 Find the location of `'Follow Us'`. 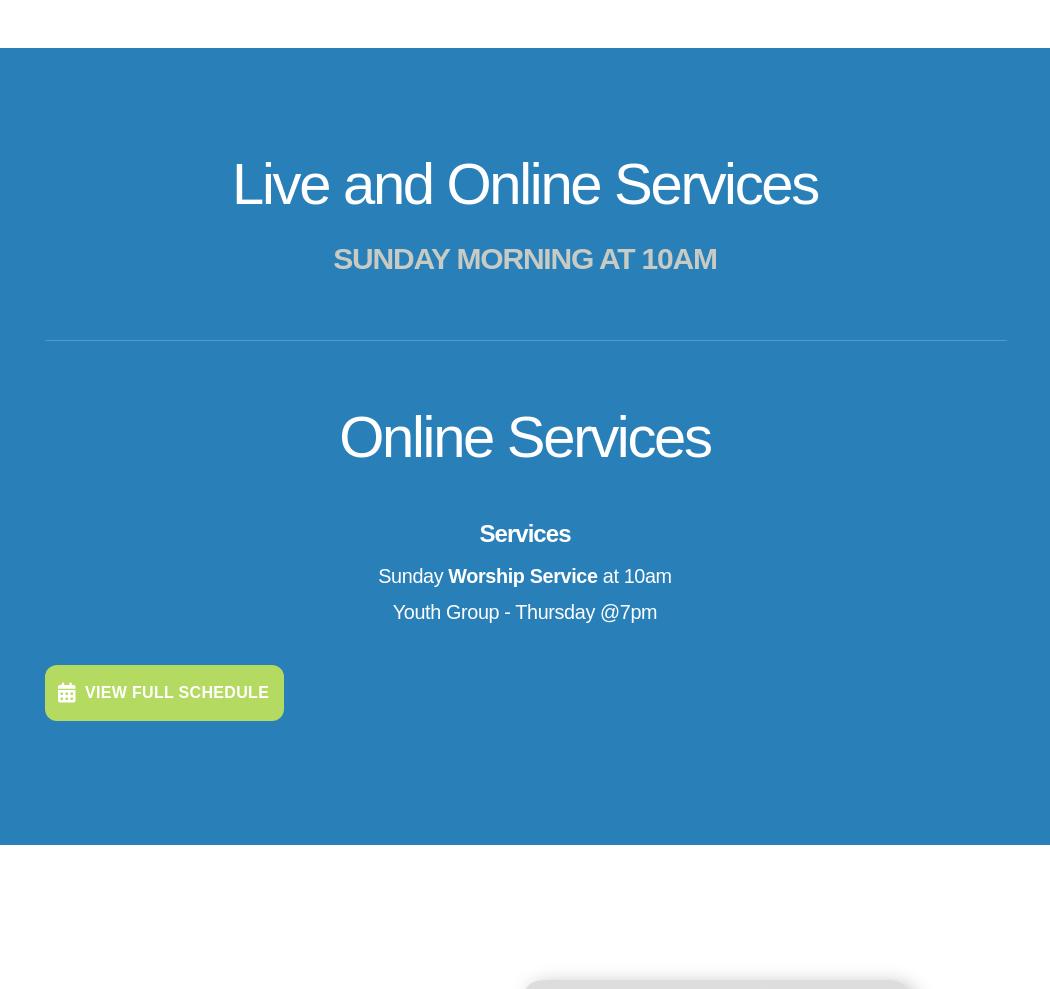

'Follow Us' is located at coordinates (875, 773).